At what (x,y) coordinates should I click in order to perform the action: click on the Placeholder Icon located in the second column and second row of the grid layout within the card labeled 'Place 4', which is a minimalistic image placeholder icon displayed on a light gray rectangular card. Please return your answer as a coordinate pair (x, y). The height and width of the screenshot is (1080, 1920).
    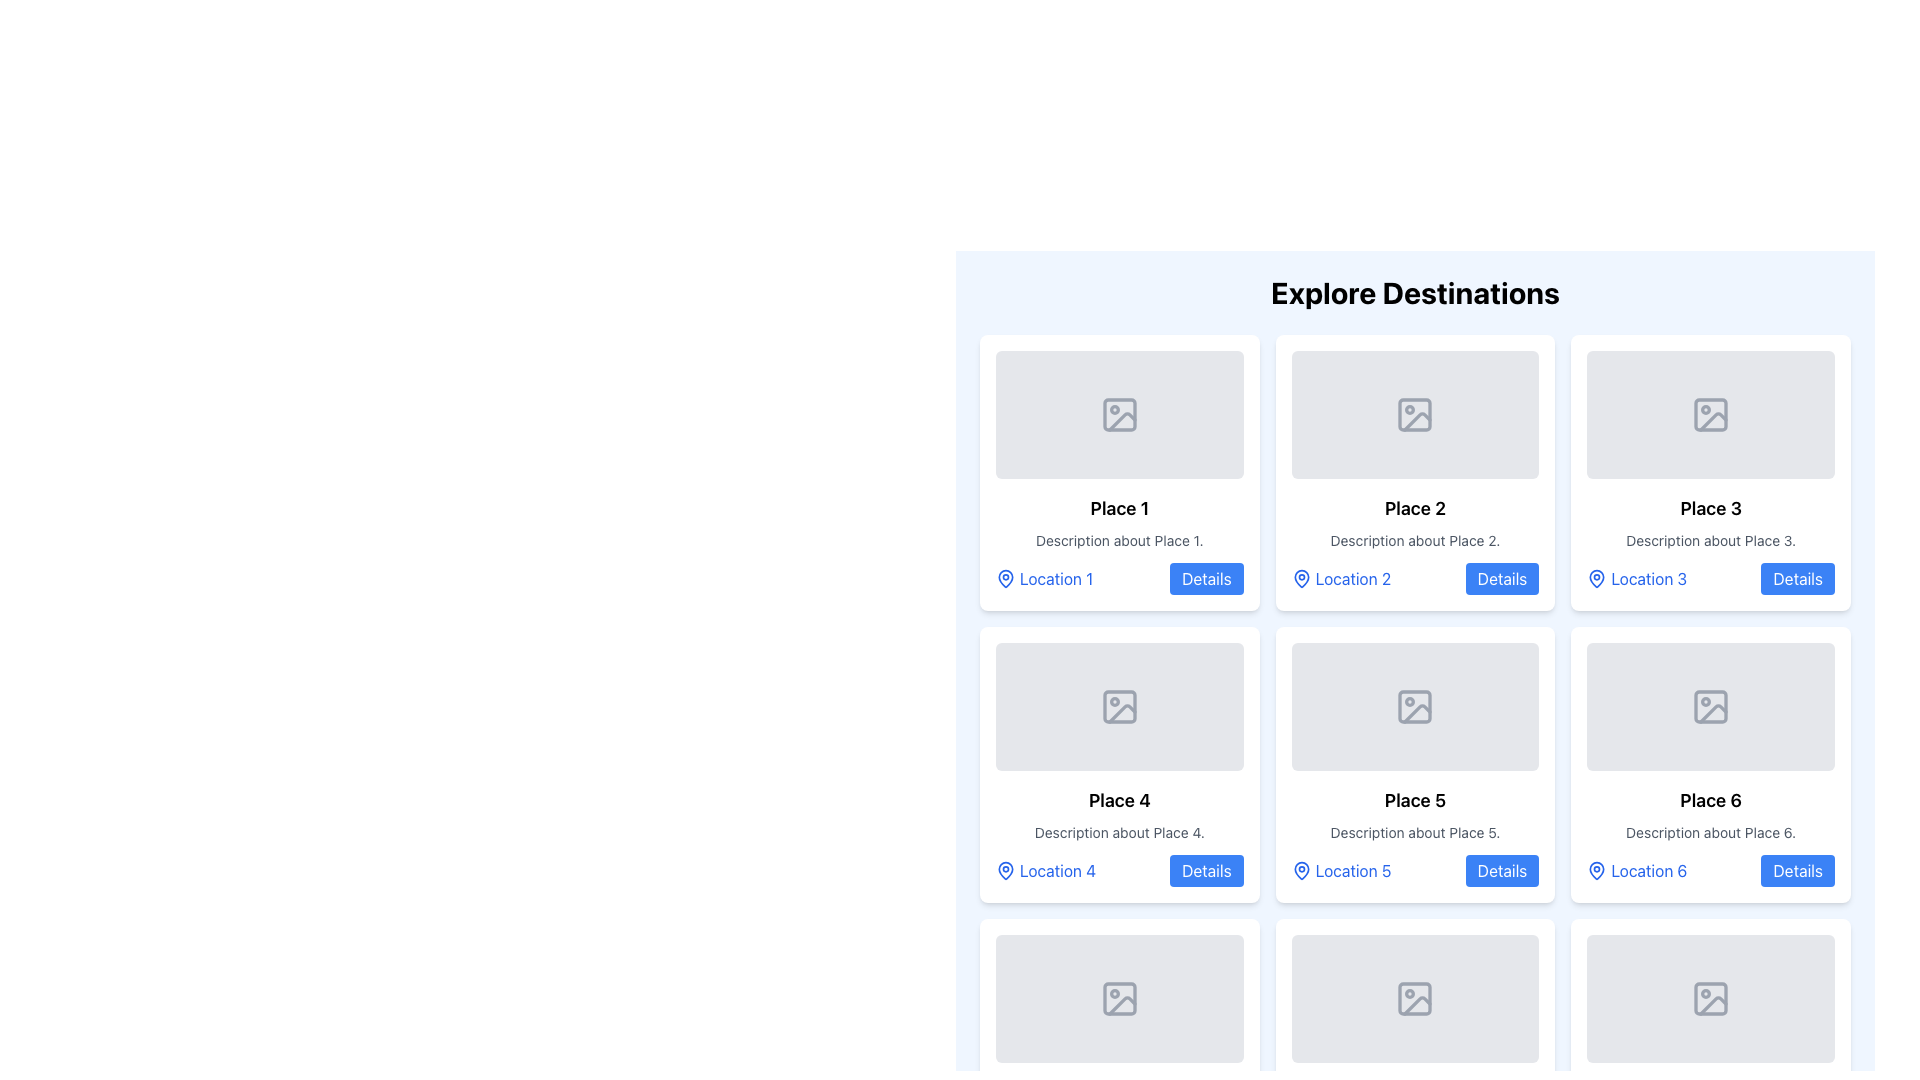
    Looking at the image, I should click on (1118, 705).